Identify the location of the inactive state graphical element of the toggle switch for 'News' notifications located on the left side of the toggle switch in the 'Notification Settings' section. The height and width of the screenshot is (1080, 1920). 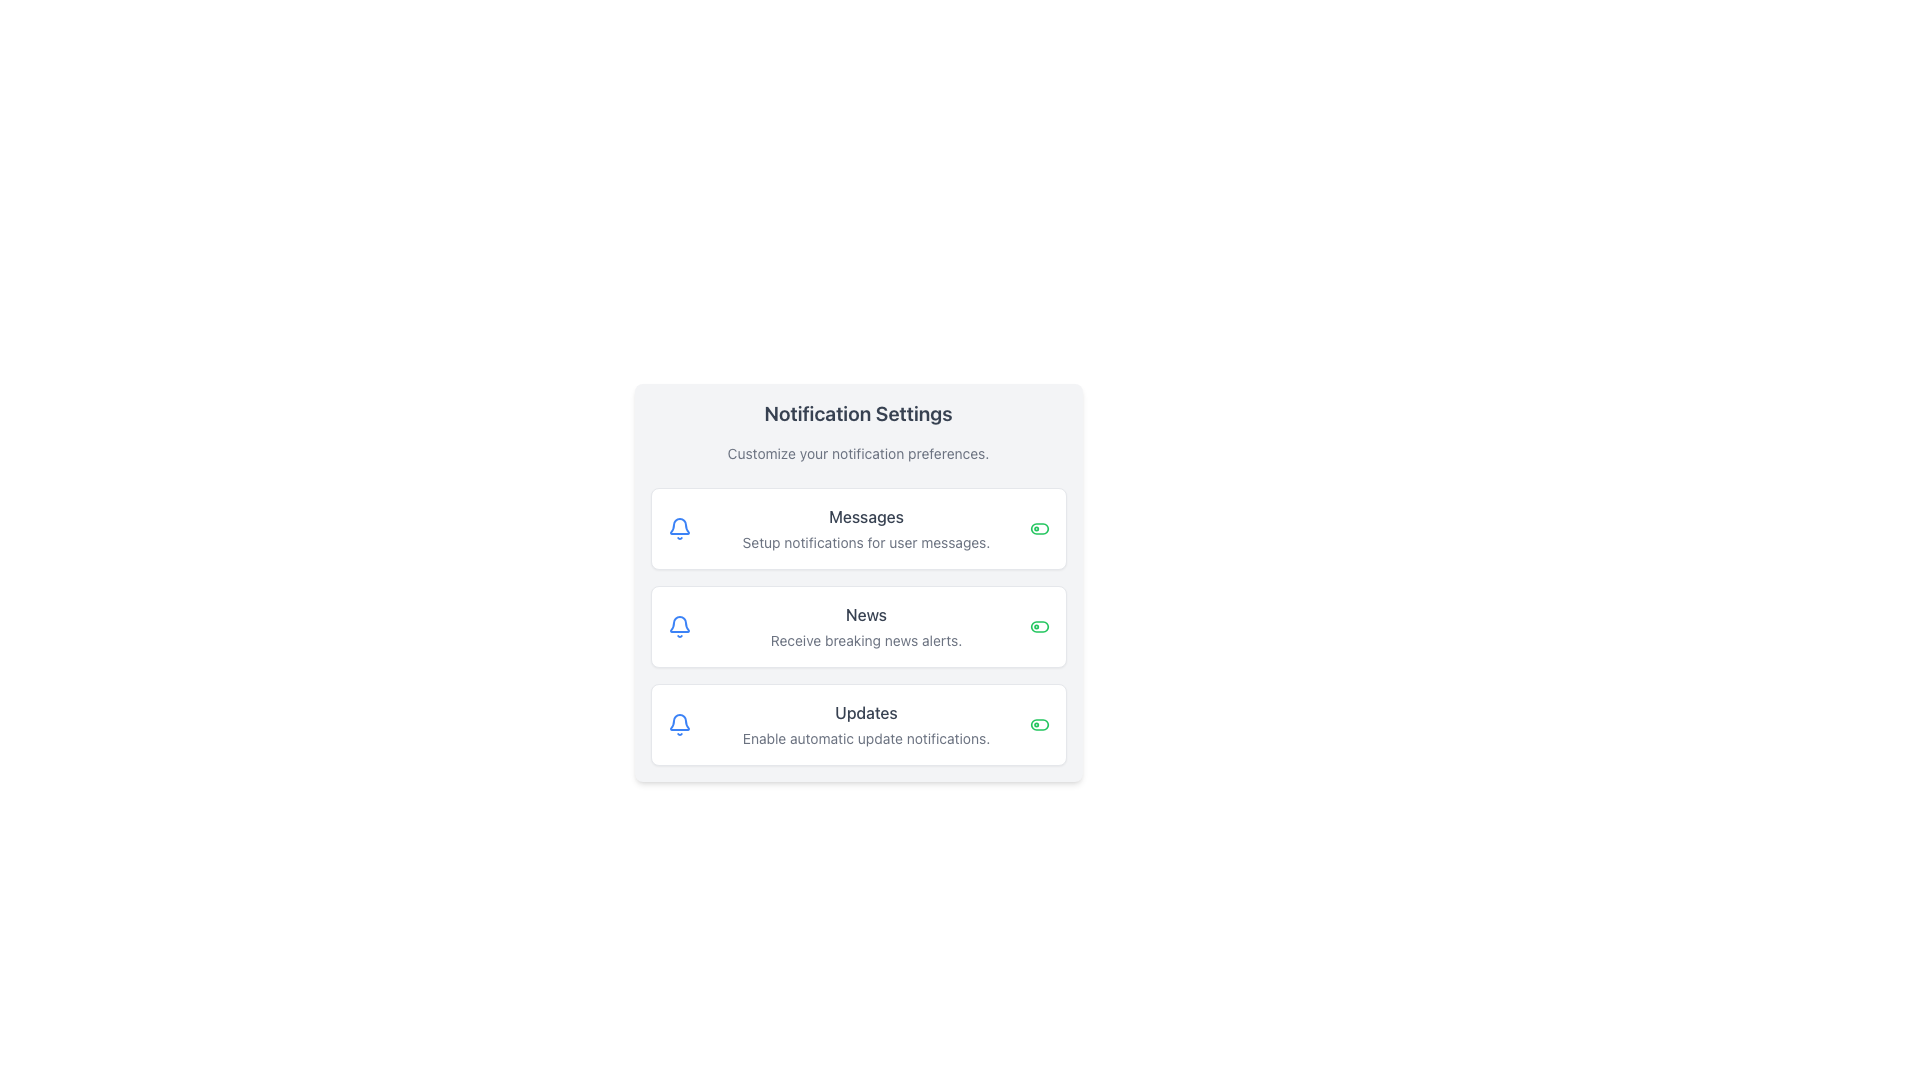
(1039, 626).